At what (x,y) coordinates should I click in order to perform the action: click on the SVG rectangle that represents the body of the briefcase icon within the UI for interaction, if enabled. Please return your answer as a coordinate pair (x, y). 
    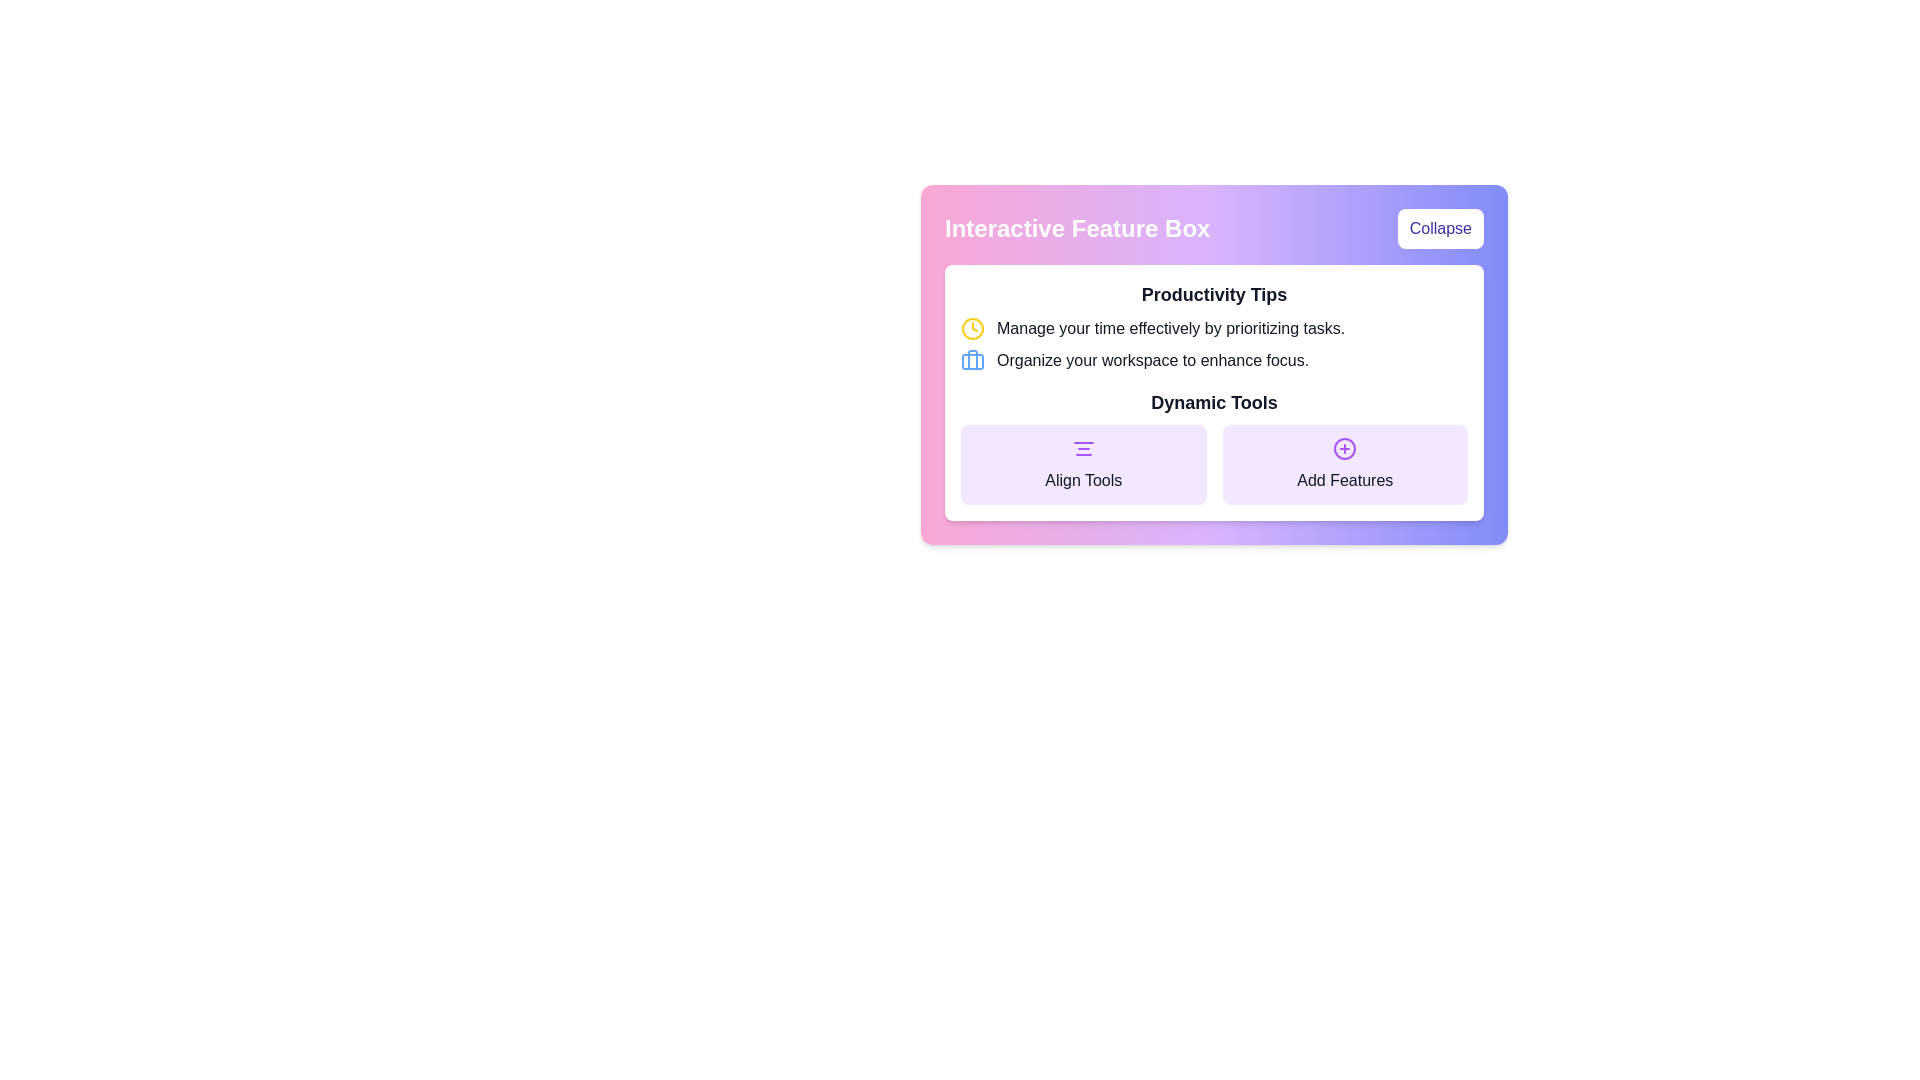
    Looking at the image, I should click on (973, 362).